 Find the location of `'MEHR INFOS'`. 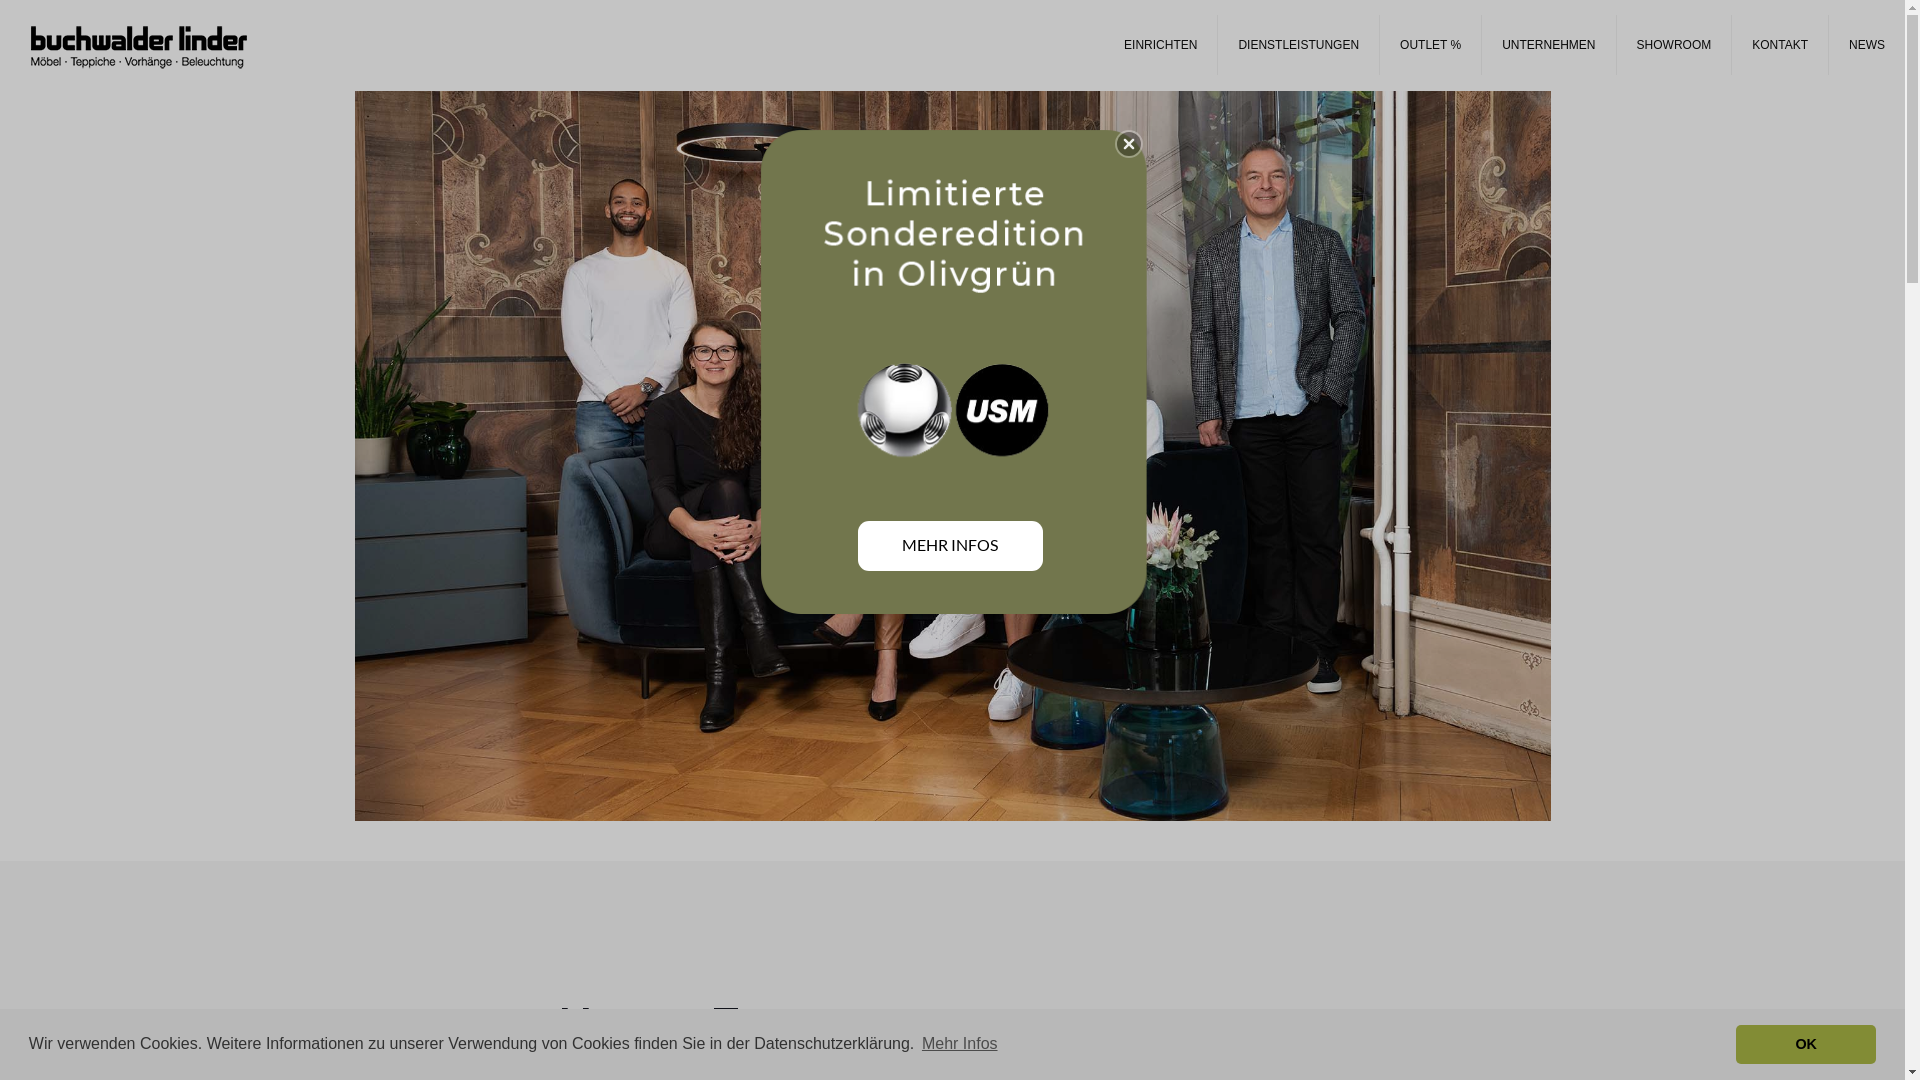

'MEHR INFOS' is located at coordinates (949, 546).